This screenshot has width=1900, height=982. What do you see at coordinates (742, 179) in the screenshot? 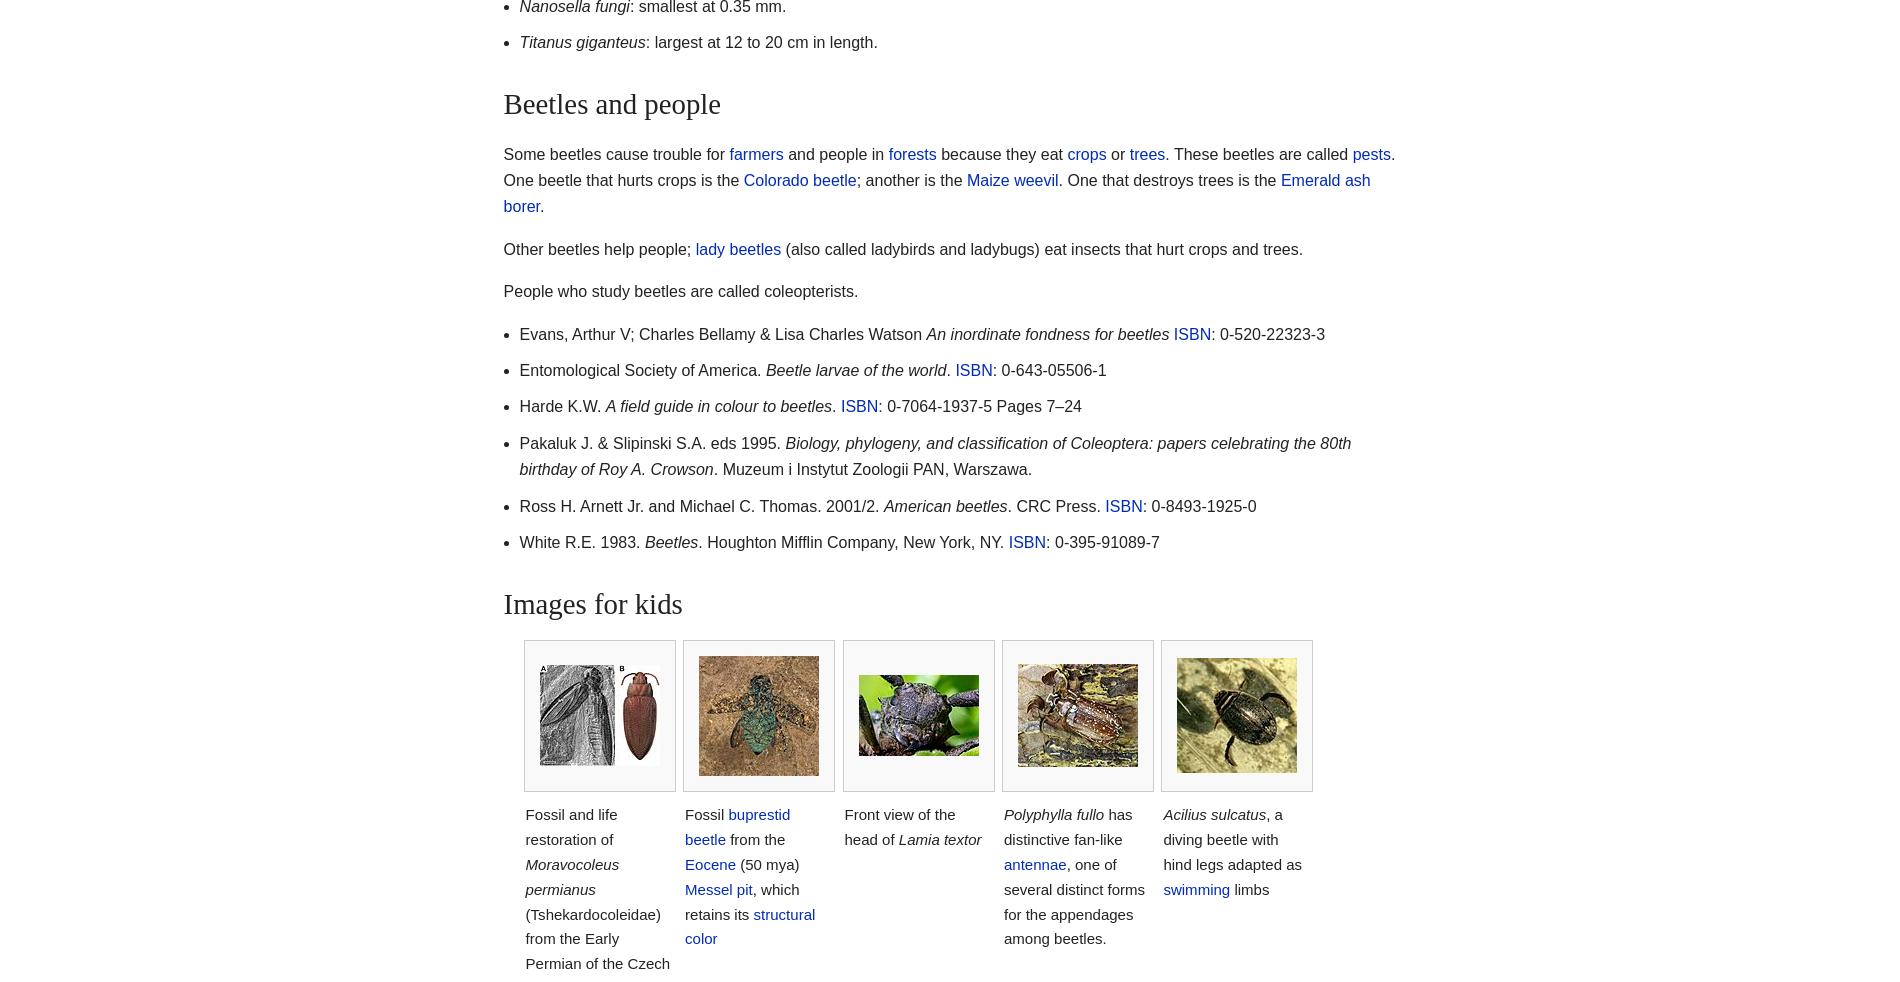
I see `'Colorado beetle'` at bounding box center [742, 179].